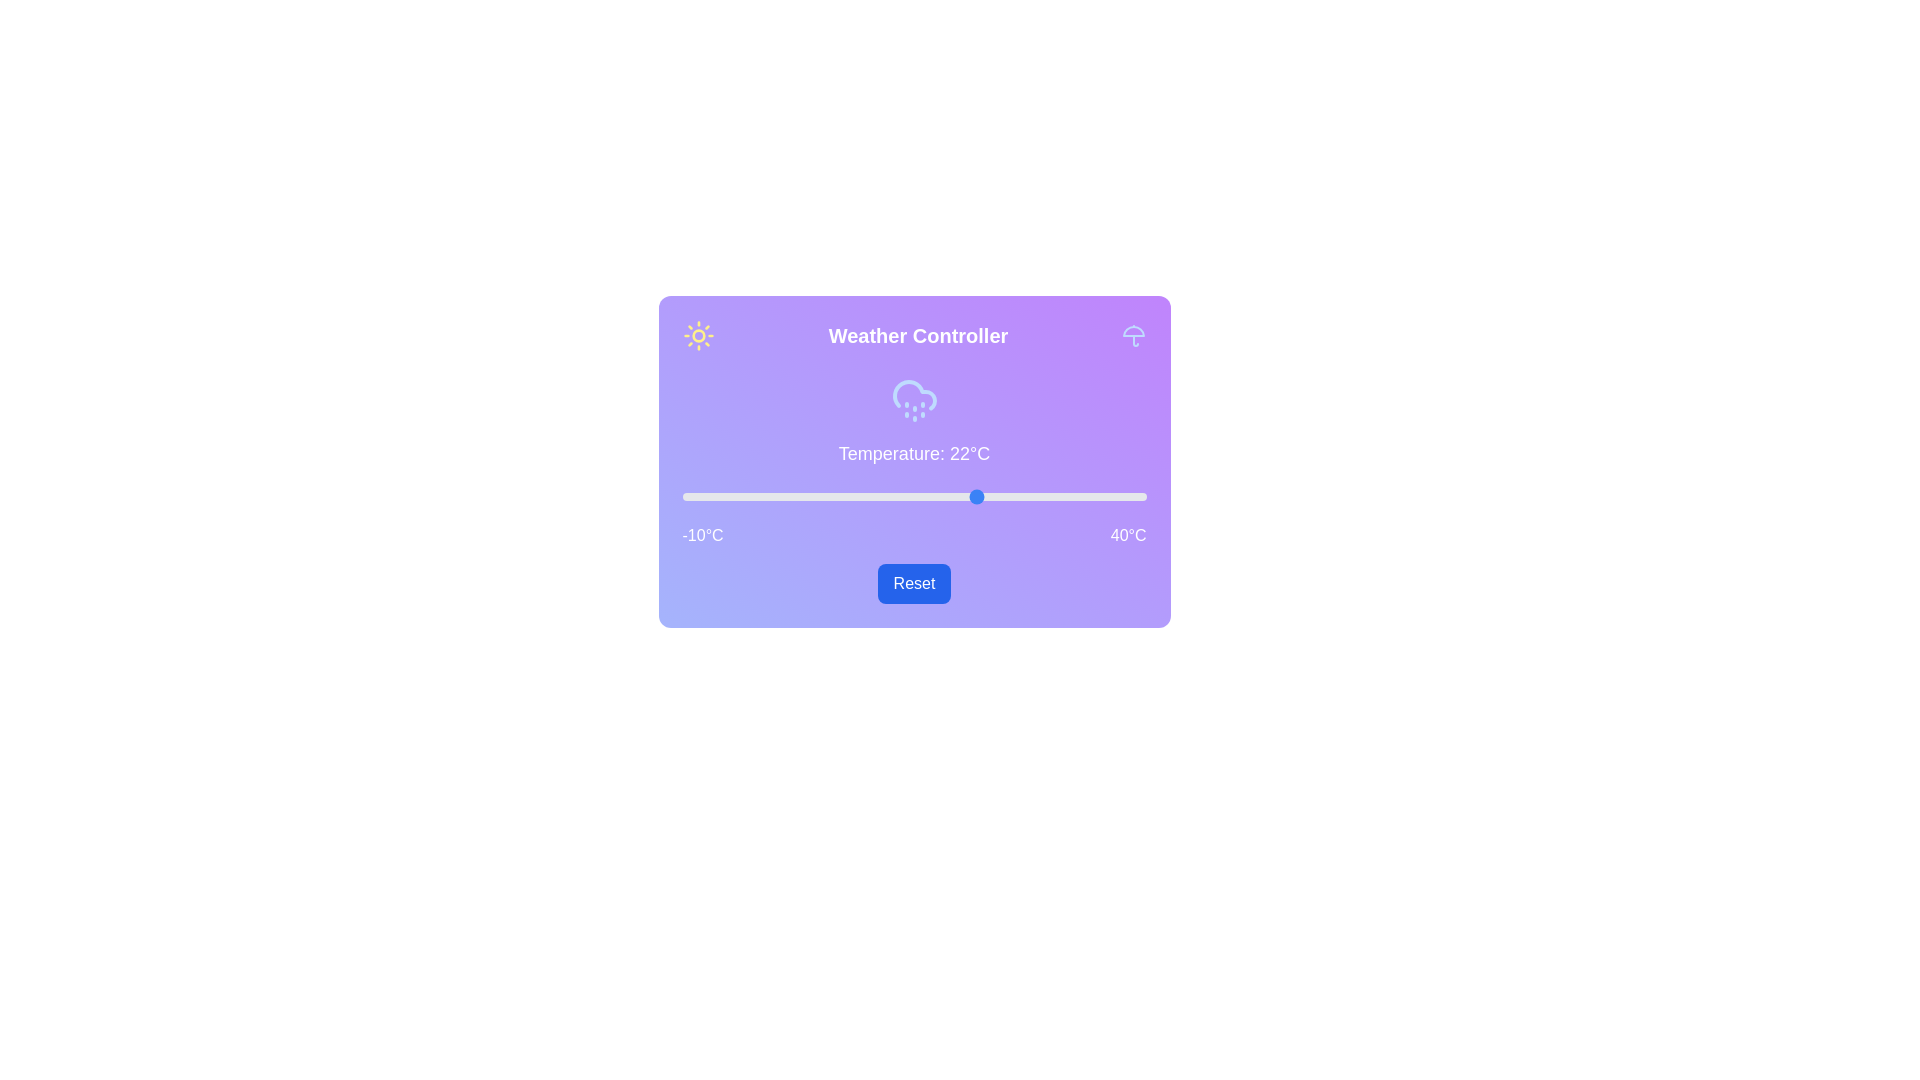 The width and height of the screenshot is (1920, 1080). What do you see at coordinates (913, 583) in the screenshot?
I see `Reset button to reset the temperature to its default value` at bounding box center [913, 583].